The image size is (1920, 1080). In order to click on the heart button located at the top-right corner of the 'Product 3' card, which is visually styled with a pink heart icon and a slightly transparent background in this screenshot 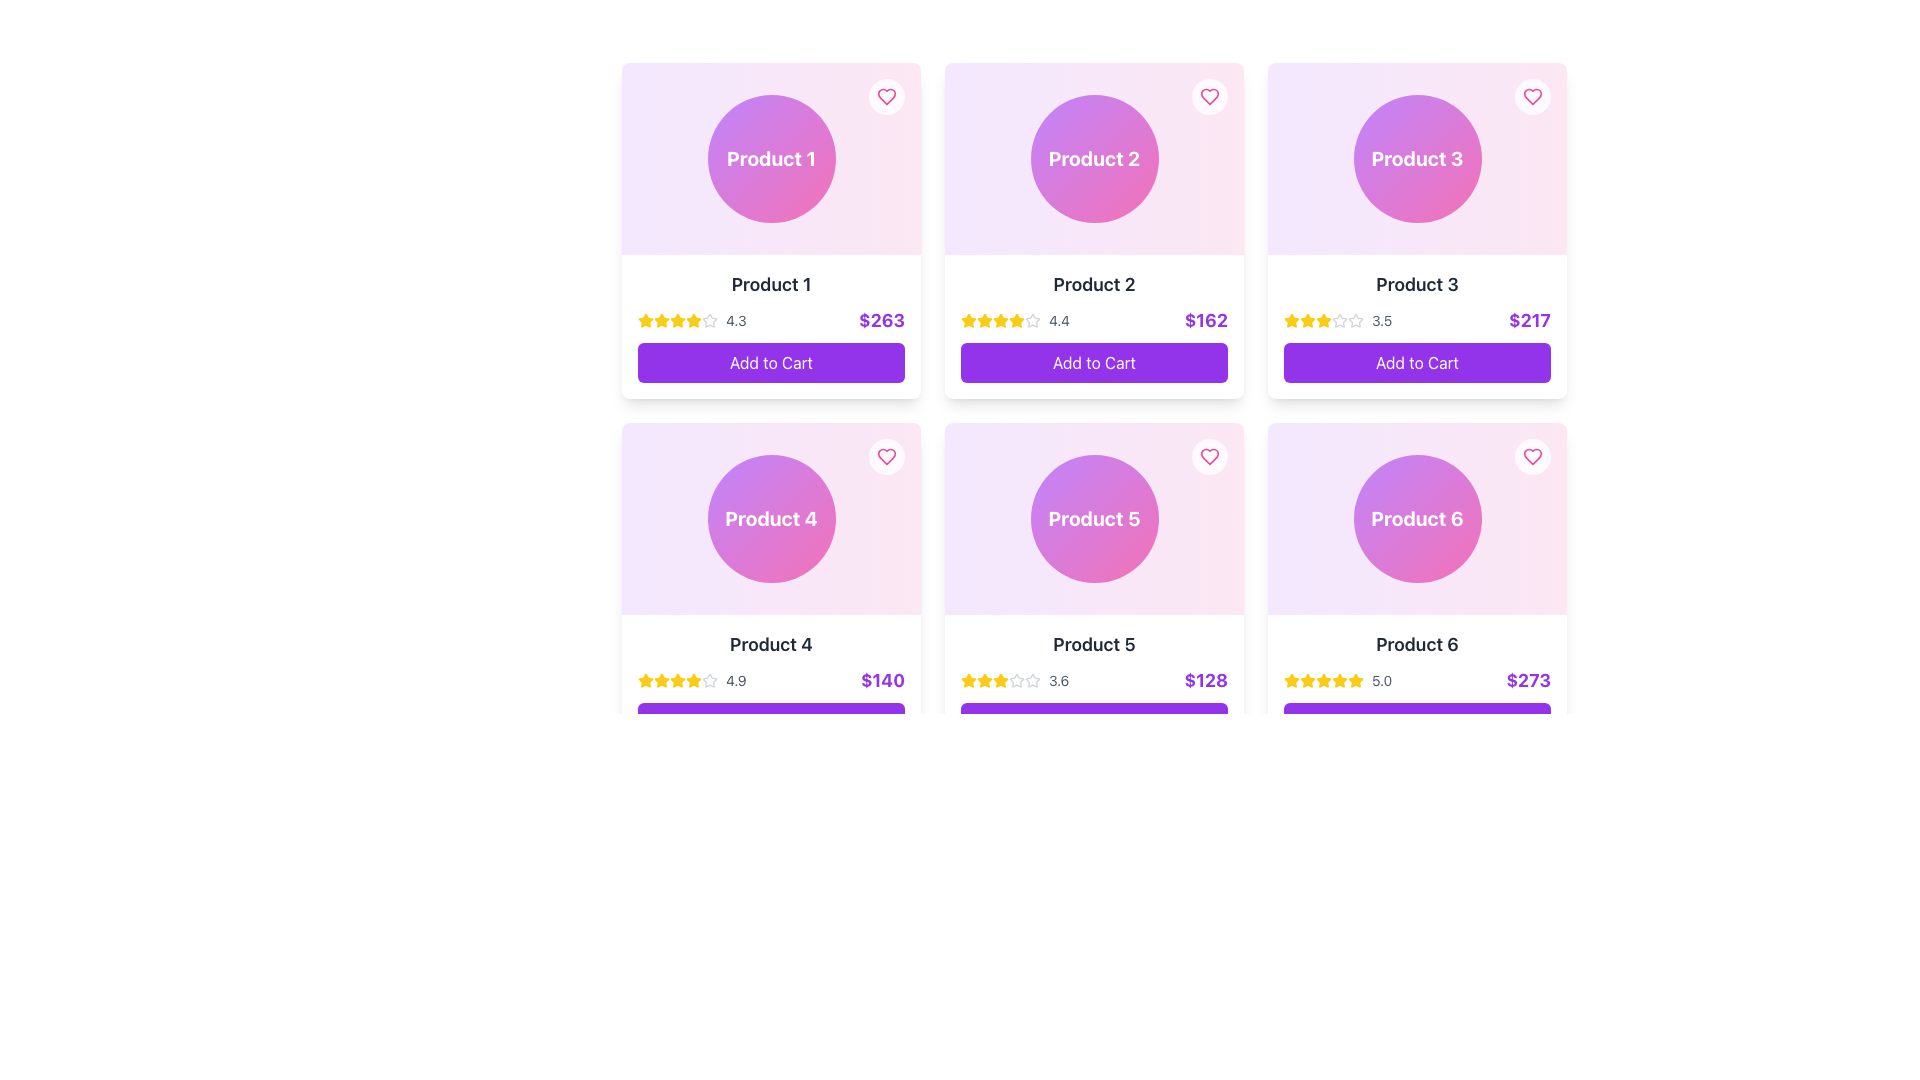, I will do `click(1531, 96)`.